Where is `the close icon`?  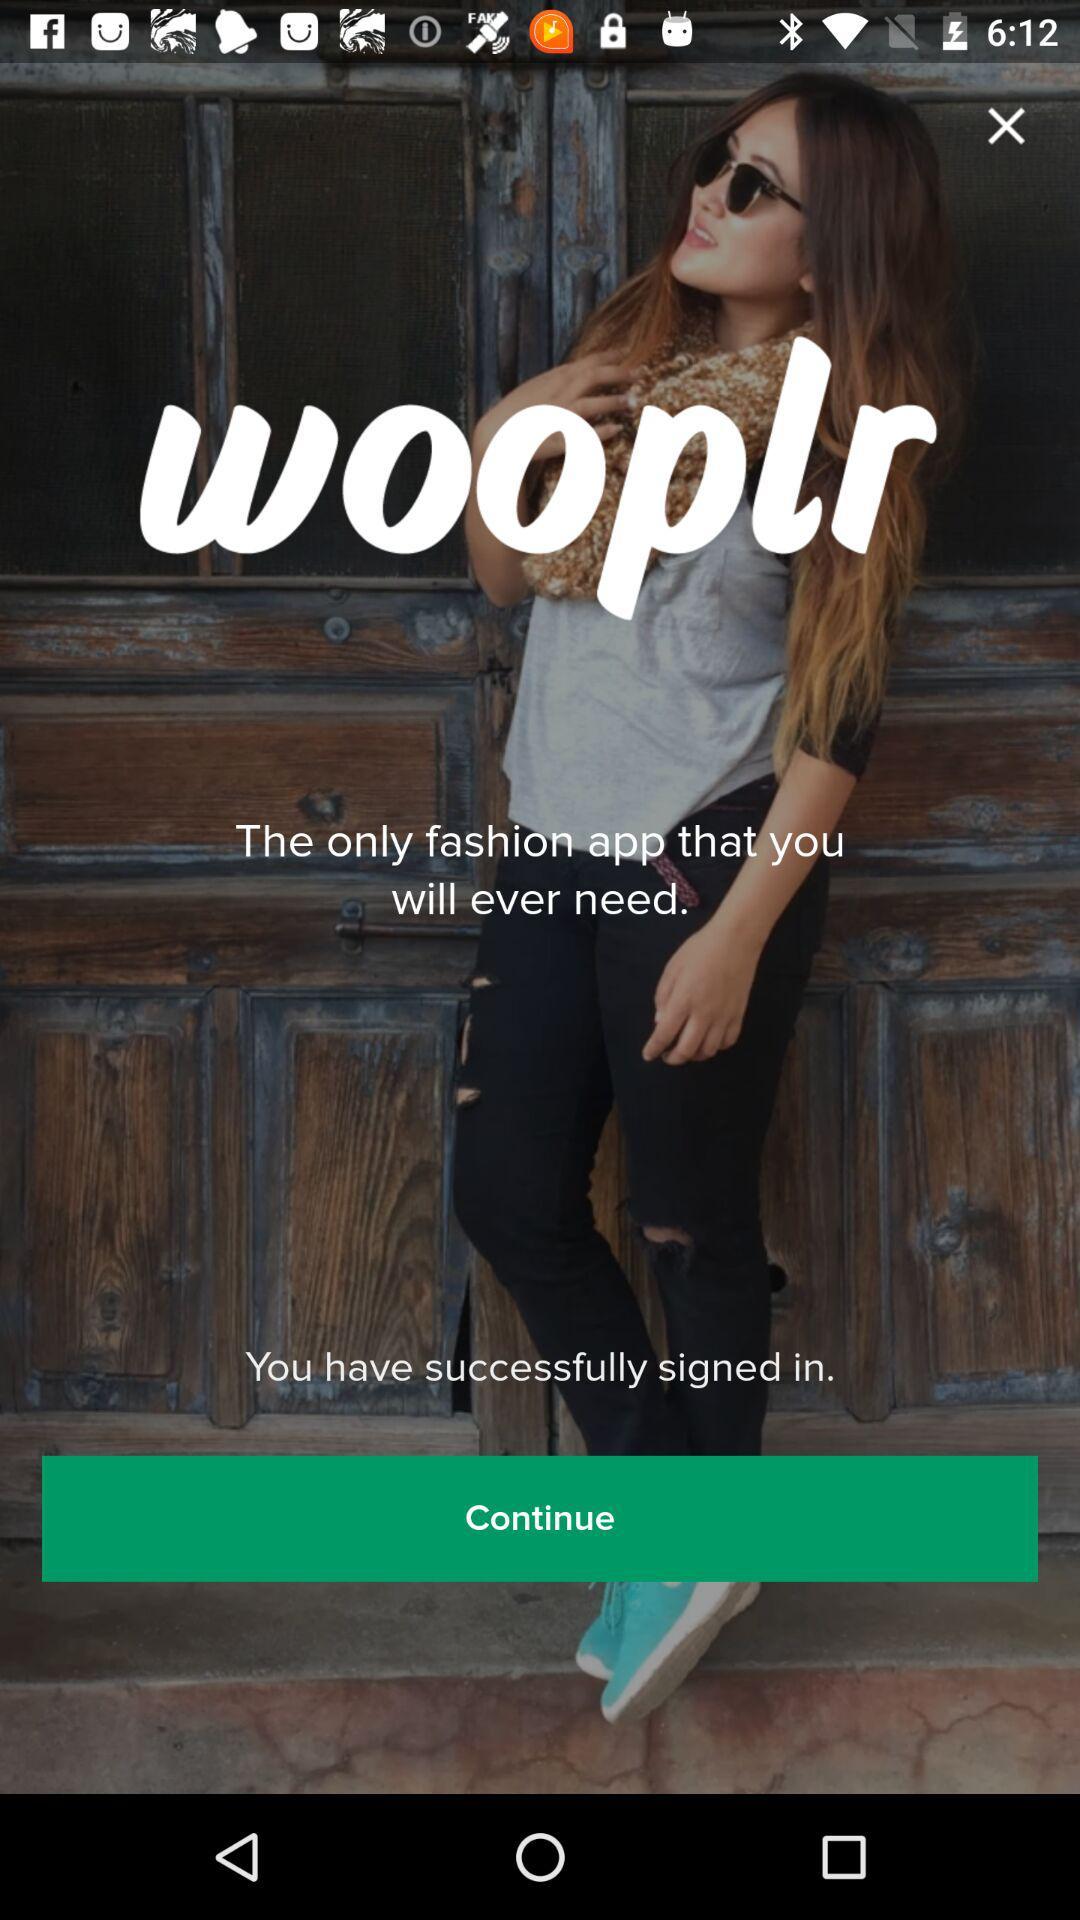 the close icon is located at coordinates (1006, 124).